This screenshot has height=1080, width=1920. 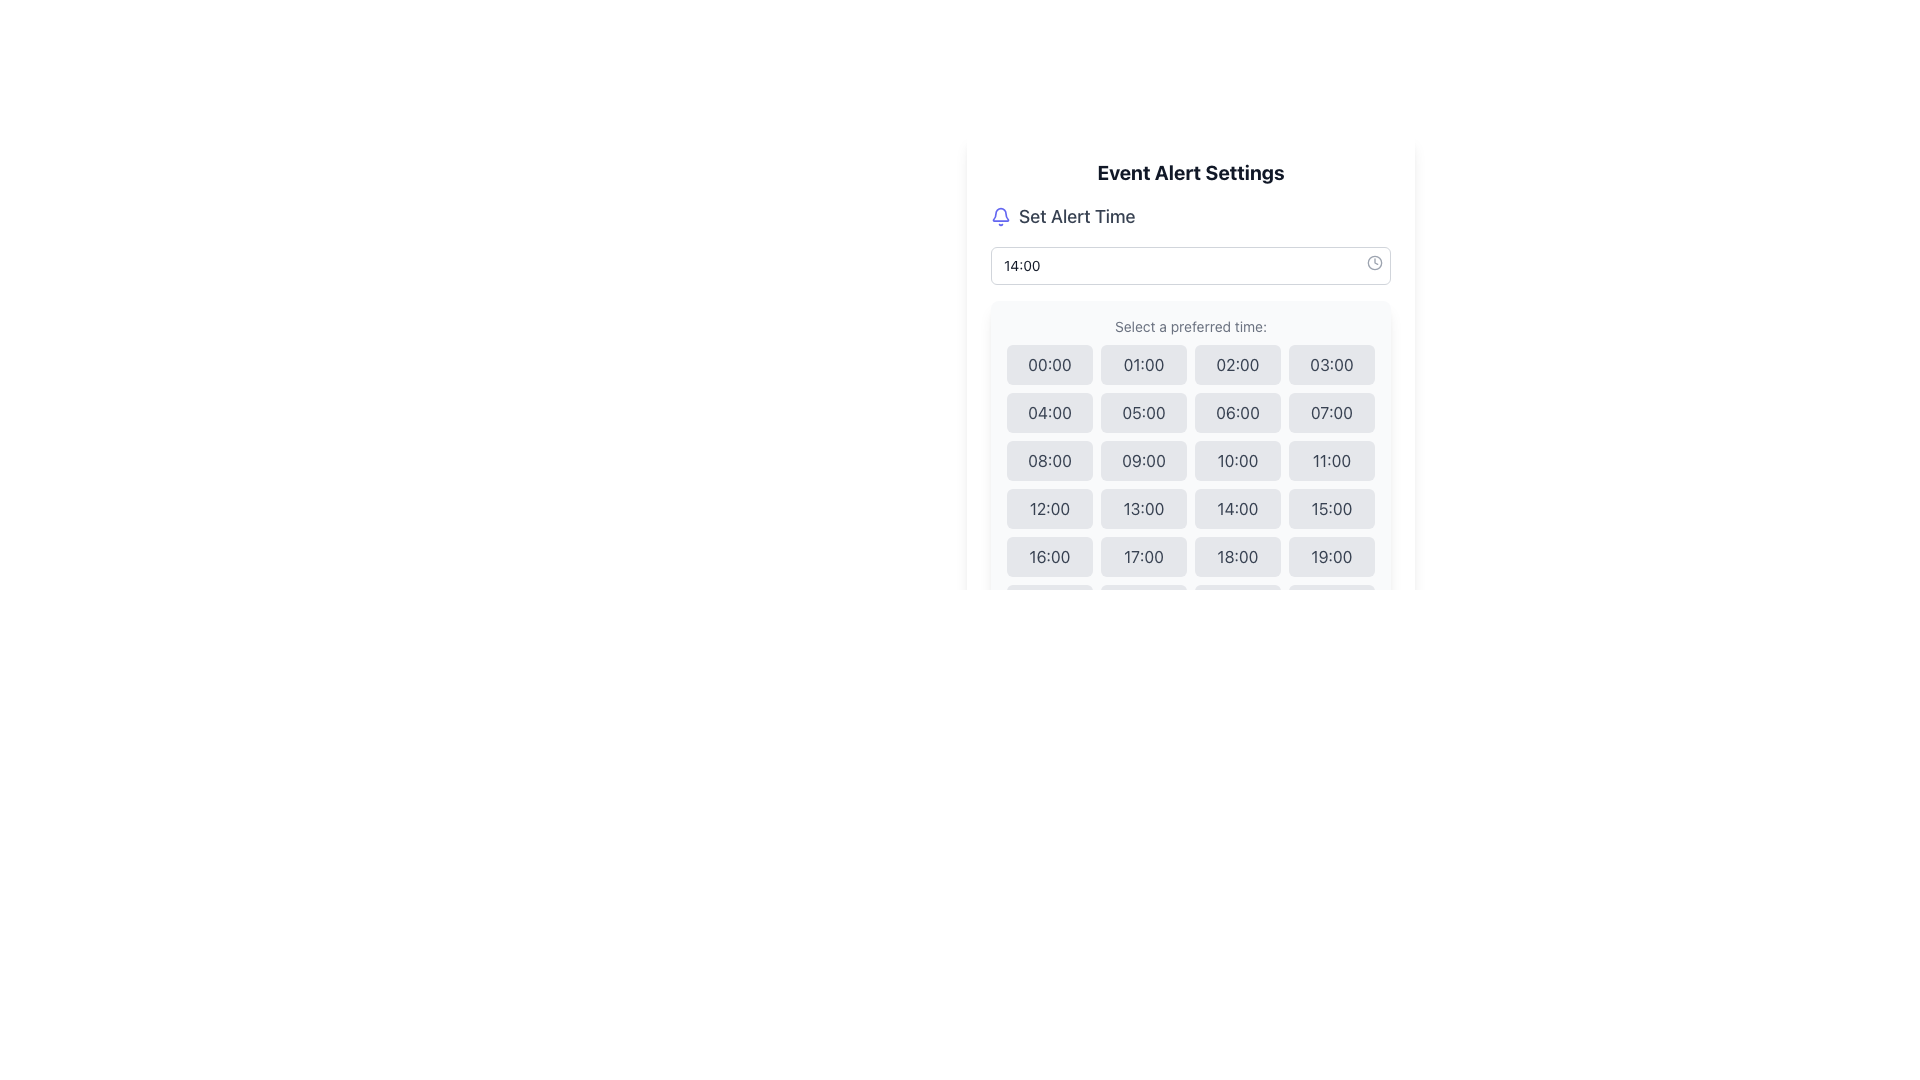 What do you see at coordinates (1237, 508) in the screenshot?
I see `the button for selecting '14:00' time preference located in the fourth row, third column of the 4-column grid` at bounding box center [1237, 508].